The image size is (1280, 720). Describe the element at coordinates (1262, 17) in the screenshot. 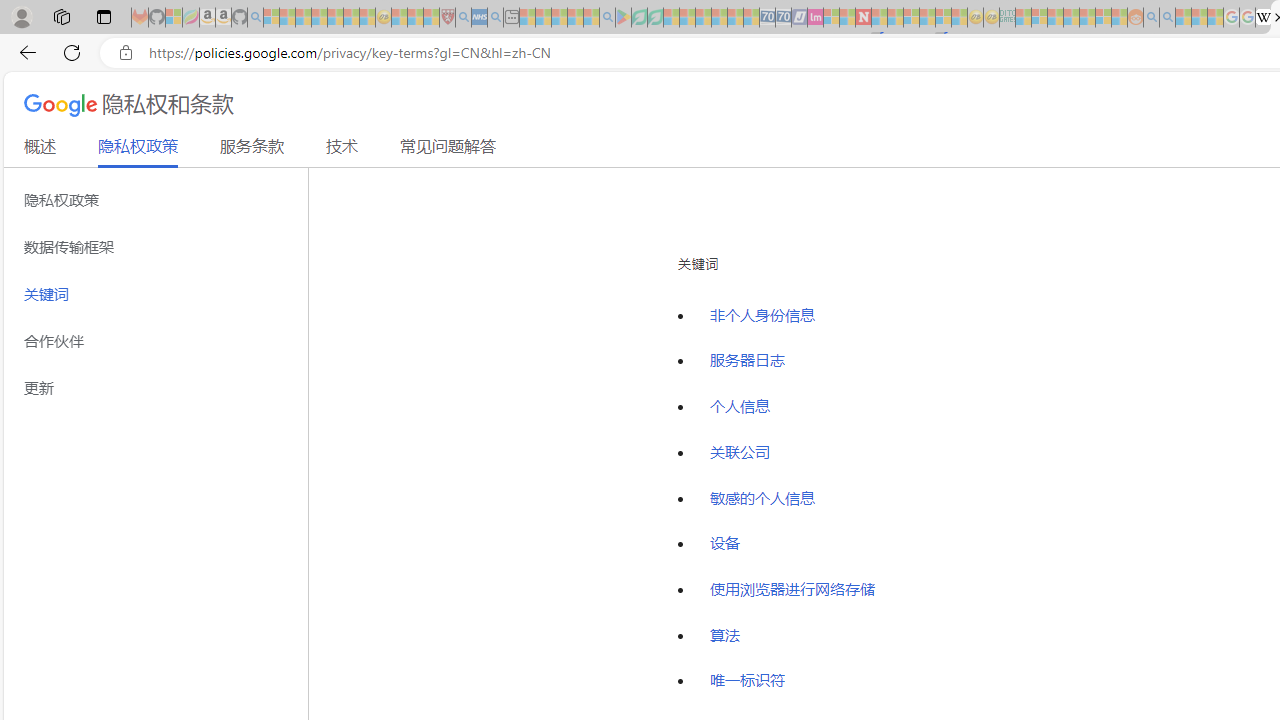

I see `'Target page - Wikipedia'` at that location.